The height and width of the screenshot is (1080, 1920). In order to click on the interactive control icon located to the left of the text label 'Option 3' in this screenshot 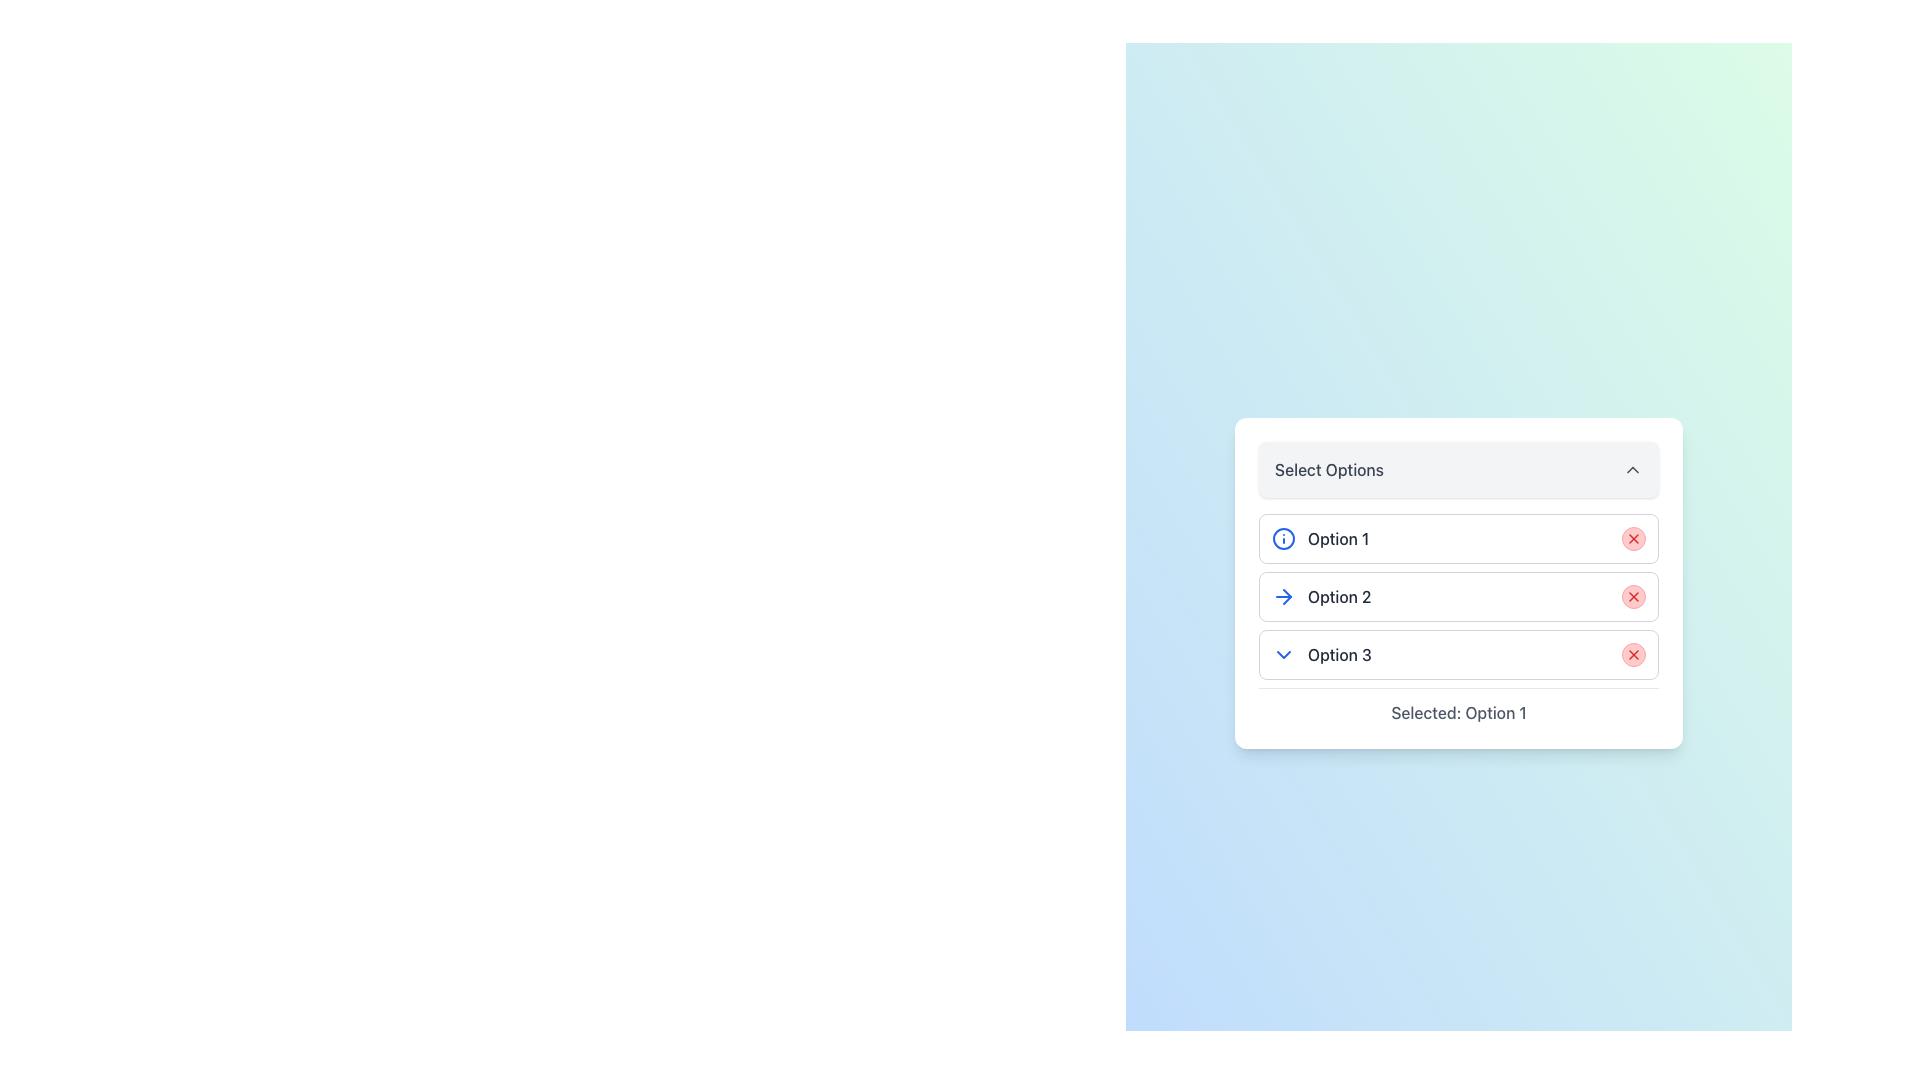, I will do `click(1283, 654)`.